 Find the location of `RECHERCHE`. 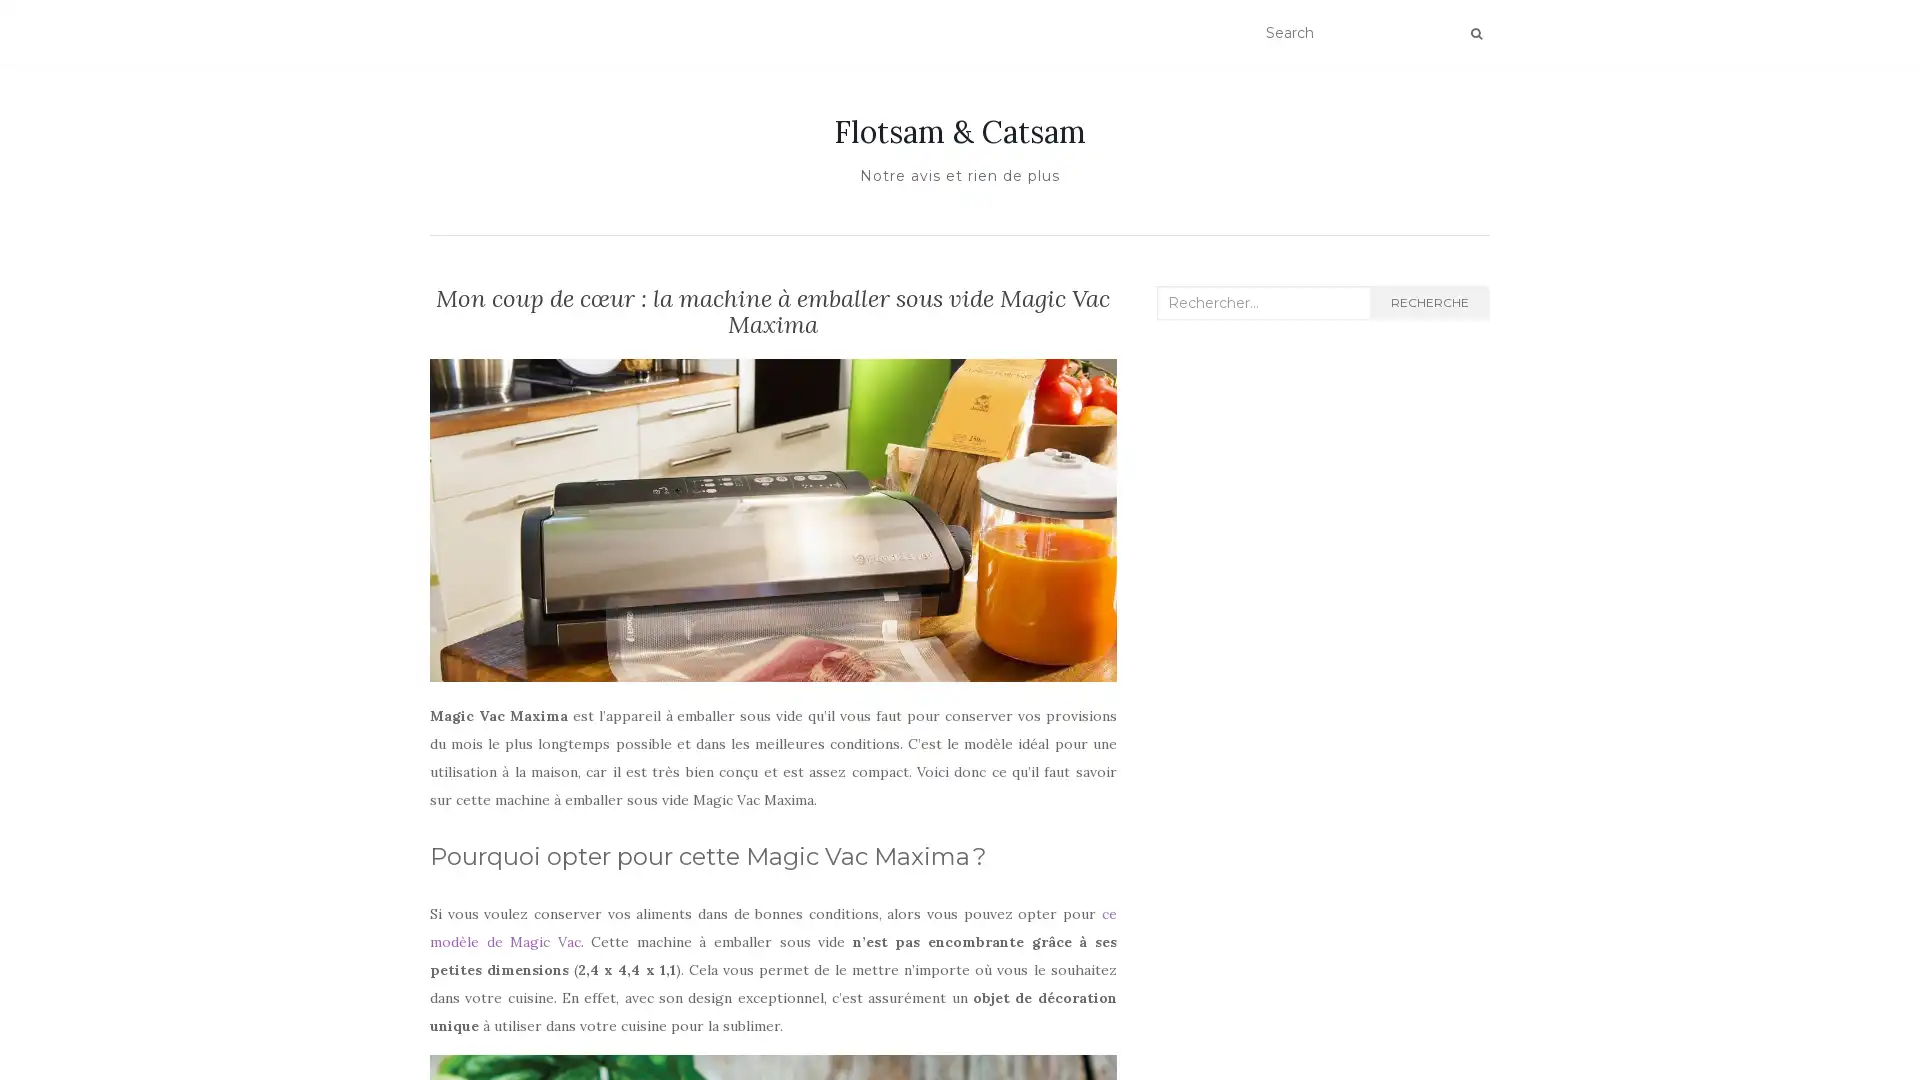

RECHERCHE is located at coordinates (1428, 303).